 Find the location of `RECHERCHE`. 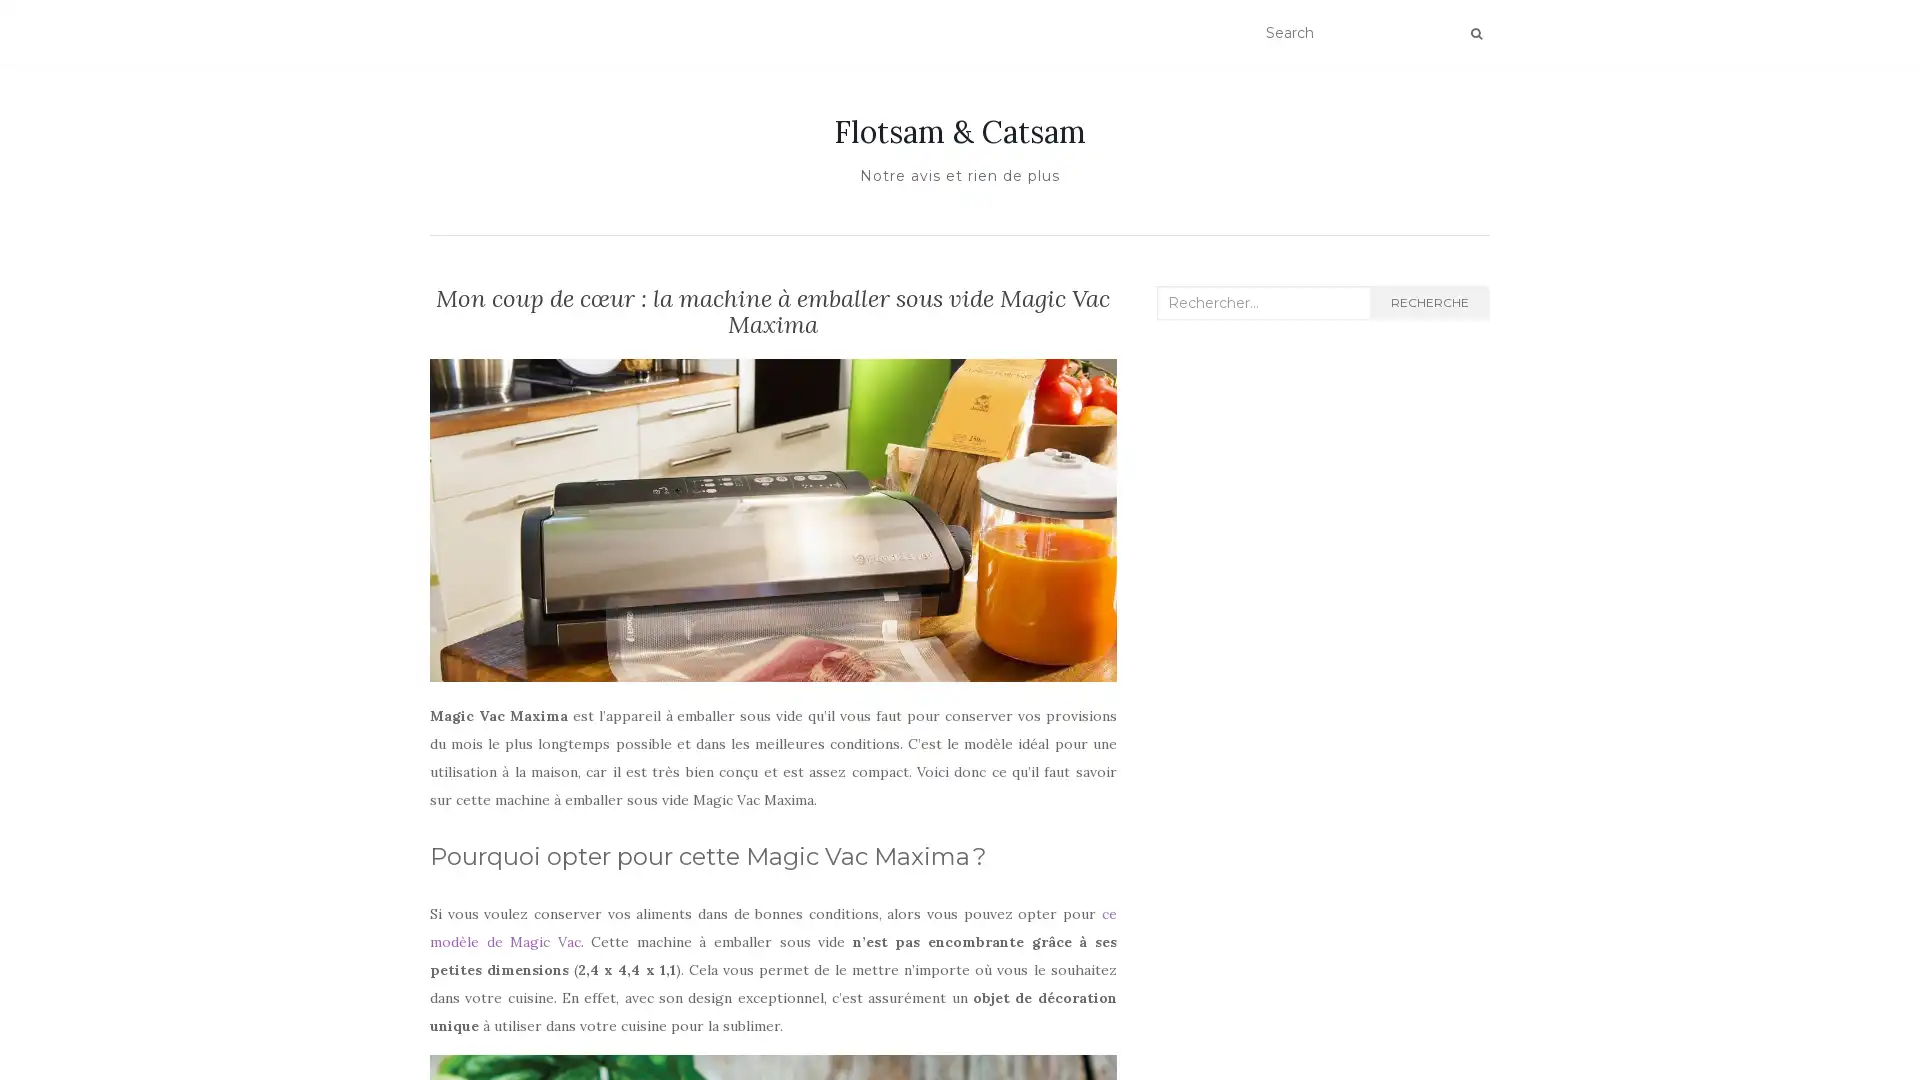

RECHERCHE is located at coordinates (1428, 303).